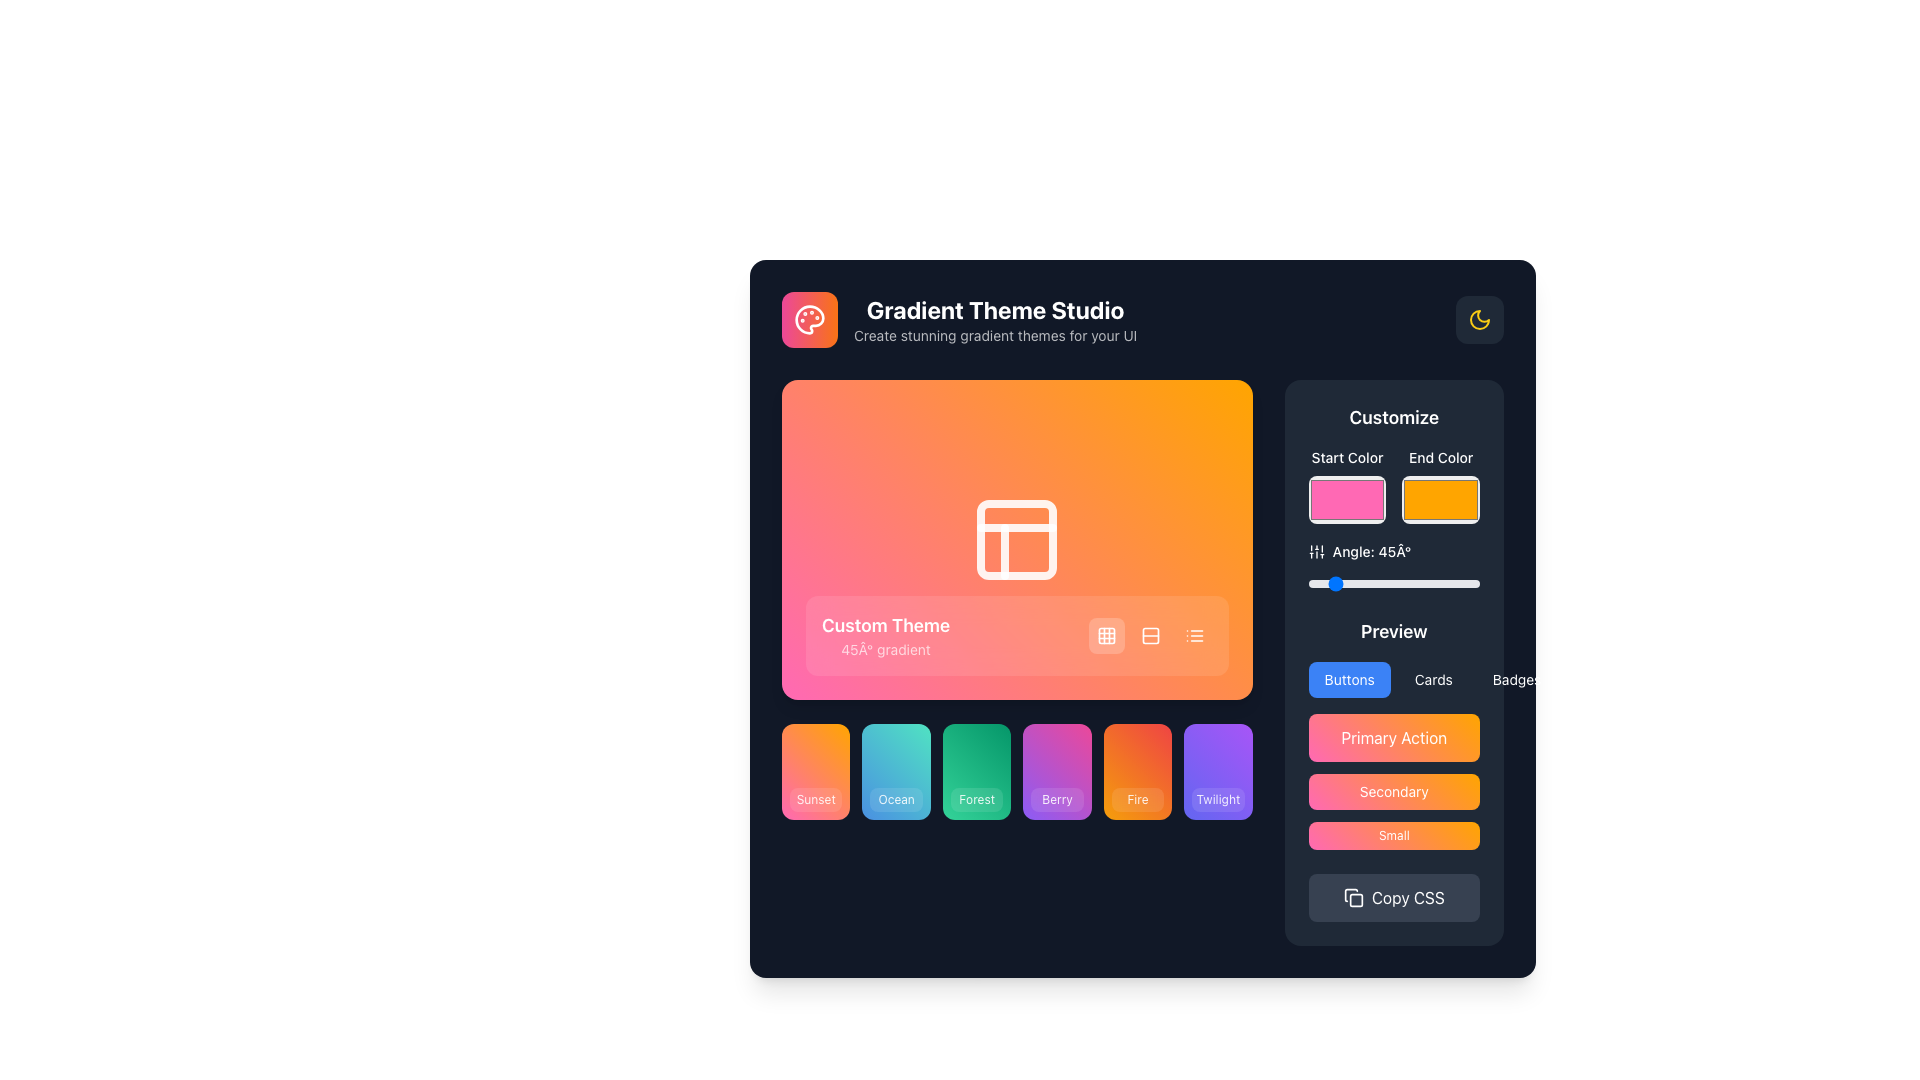 The width and height of the screenshot is (1920, 1080). Describe the element at coordinates (1353, 897) in the screenshot. I see `the 'Copy CSS' icon located at the bottom-right corner of the interface for possible interaction` at that location.